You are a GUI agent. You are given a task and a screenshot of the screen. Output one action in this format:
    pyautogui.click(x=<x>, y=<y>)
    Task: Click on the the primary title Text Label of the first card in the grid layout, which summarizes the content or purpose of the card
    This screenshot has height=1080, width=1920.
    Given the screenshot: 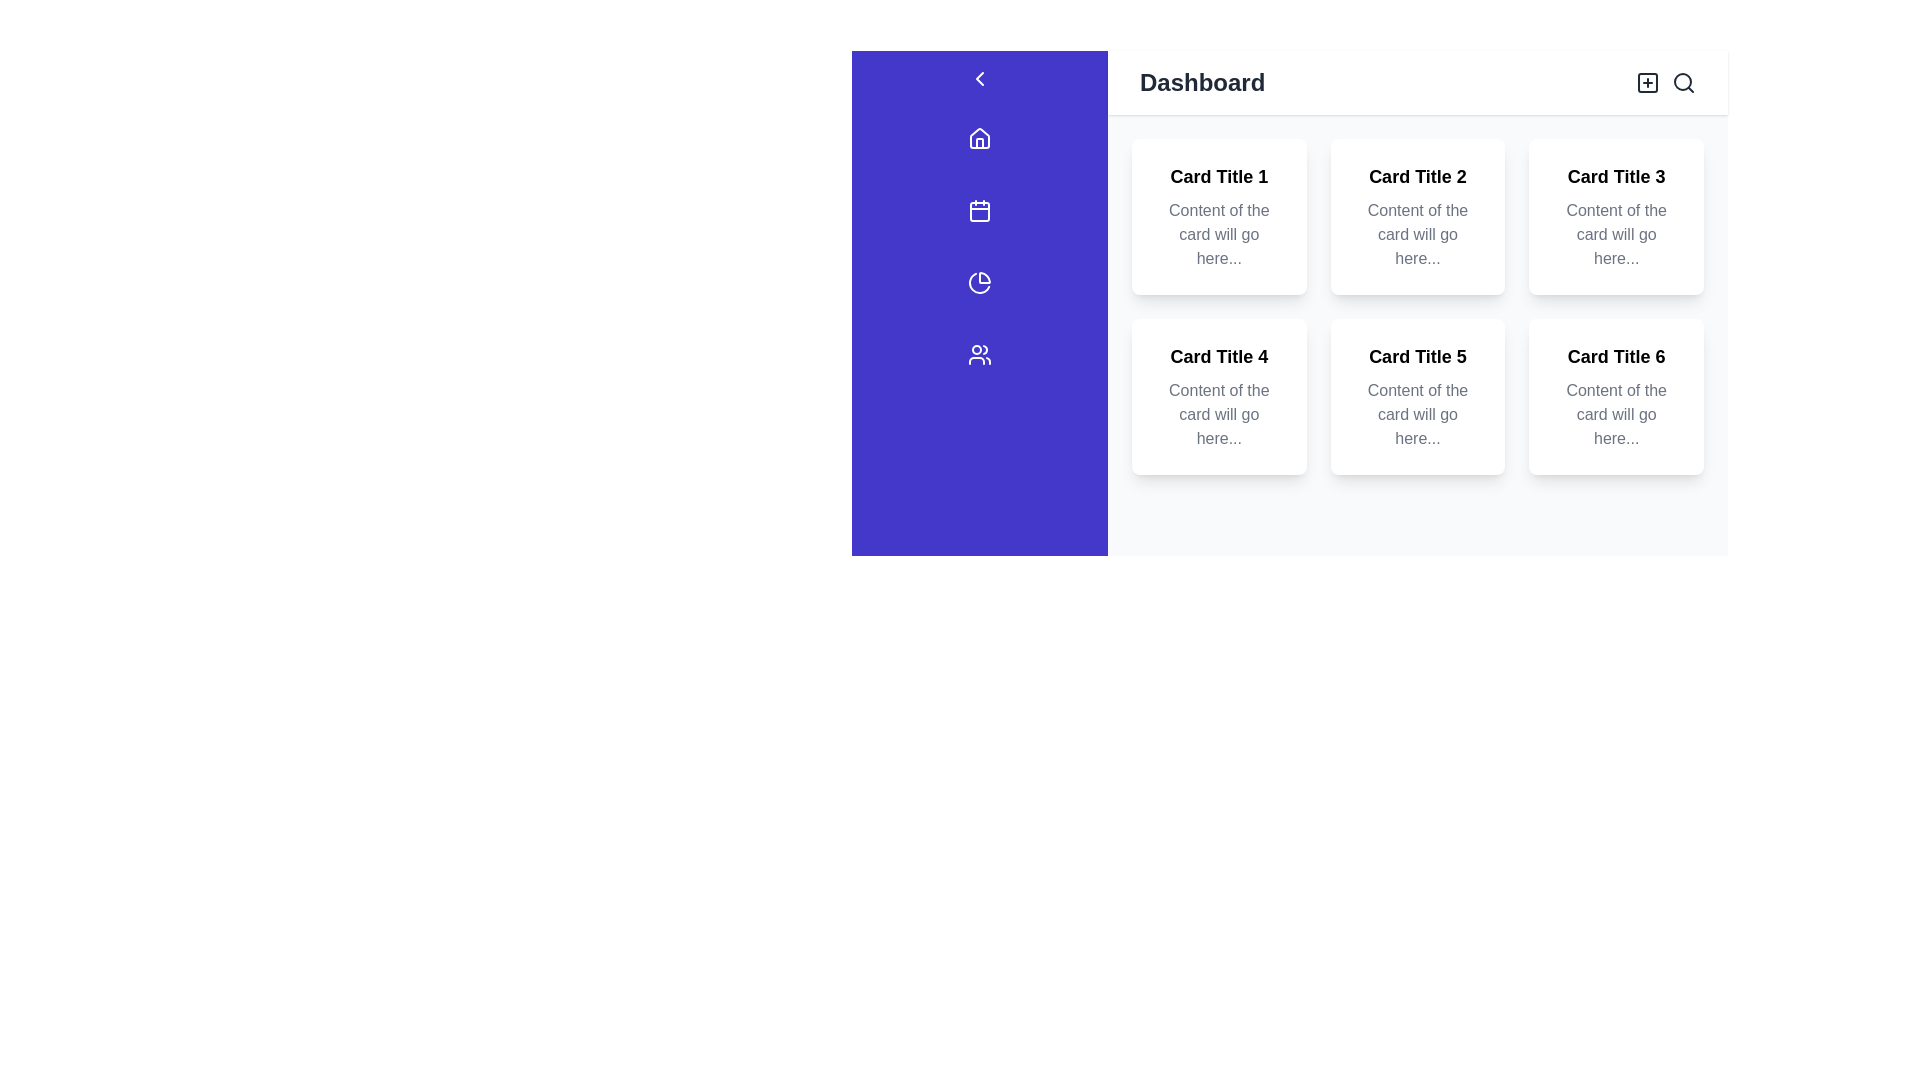 What is the action you would take?
    pyautogui.click(x=1218, y=176)
    